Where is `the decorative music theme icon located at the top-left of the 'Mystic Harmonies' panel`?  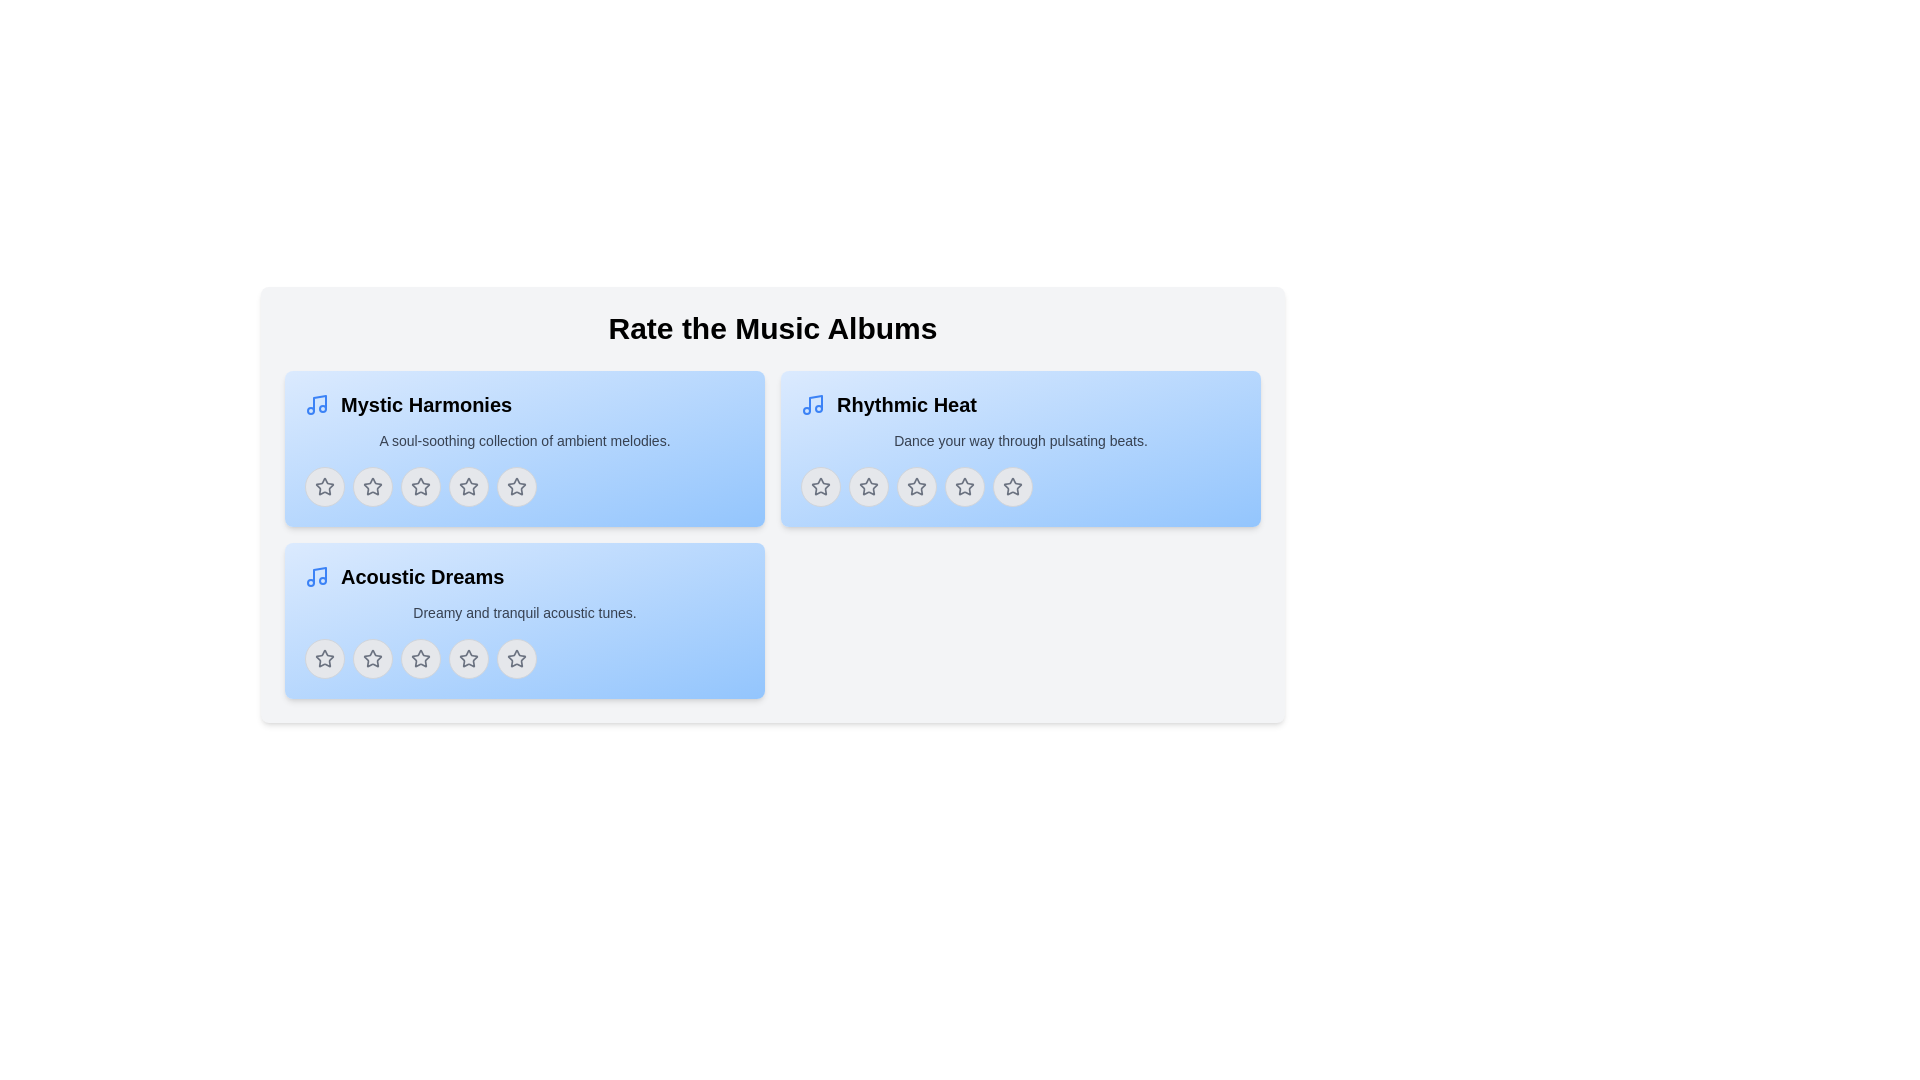
the decorative music theme icon located at the top-left of the 'Mystic Harmonies' panel is located at coordinates (315, 405).